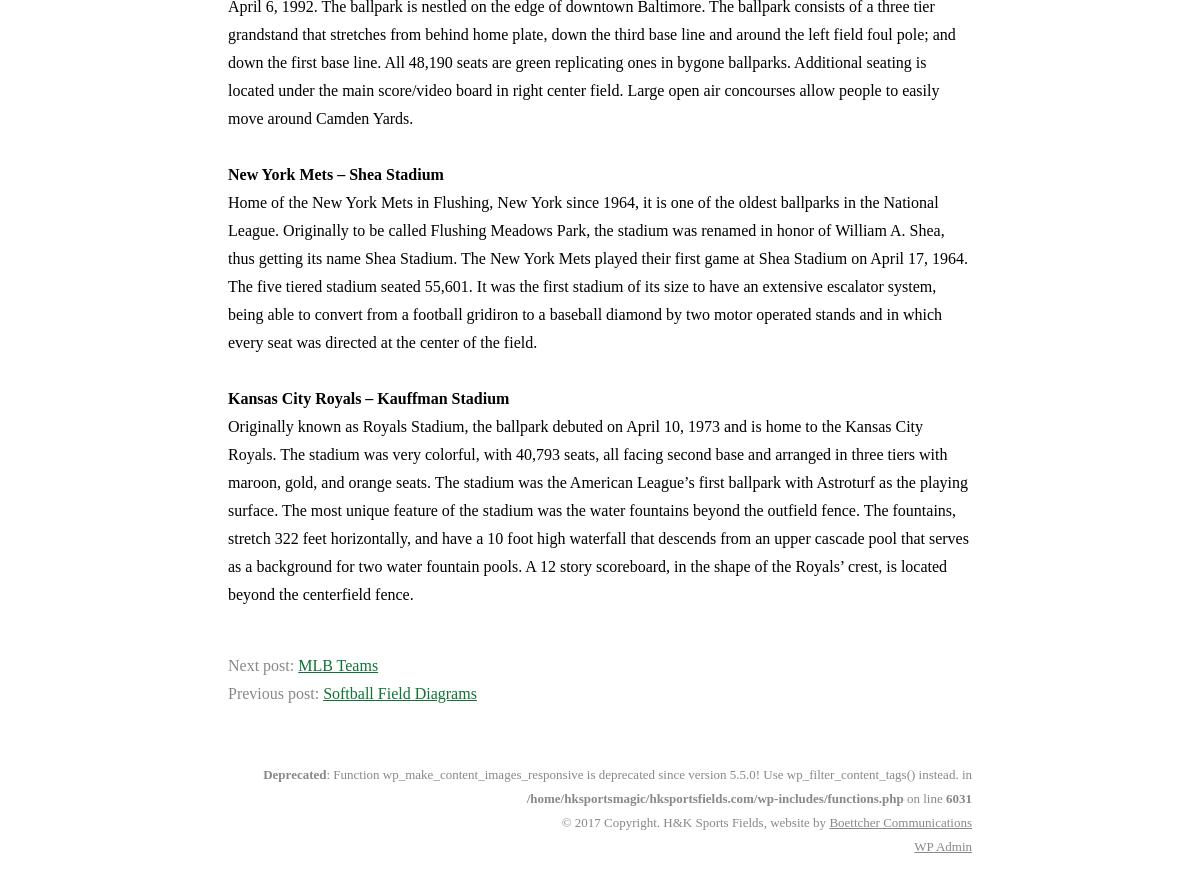  Describe the element at coordinates (714, 798) in the screenshot. I see `'/home/hksportsmagic/hksportsfields.com/wp-includes/functions.php'` at that location.